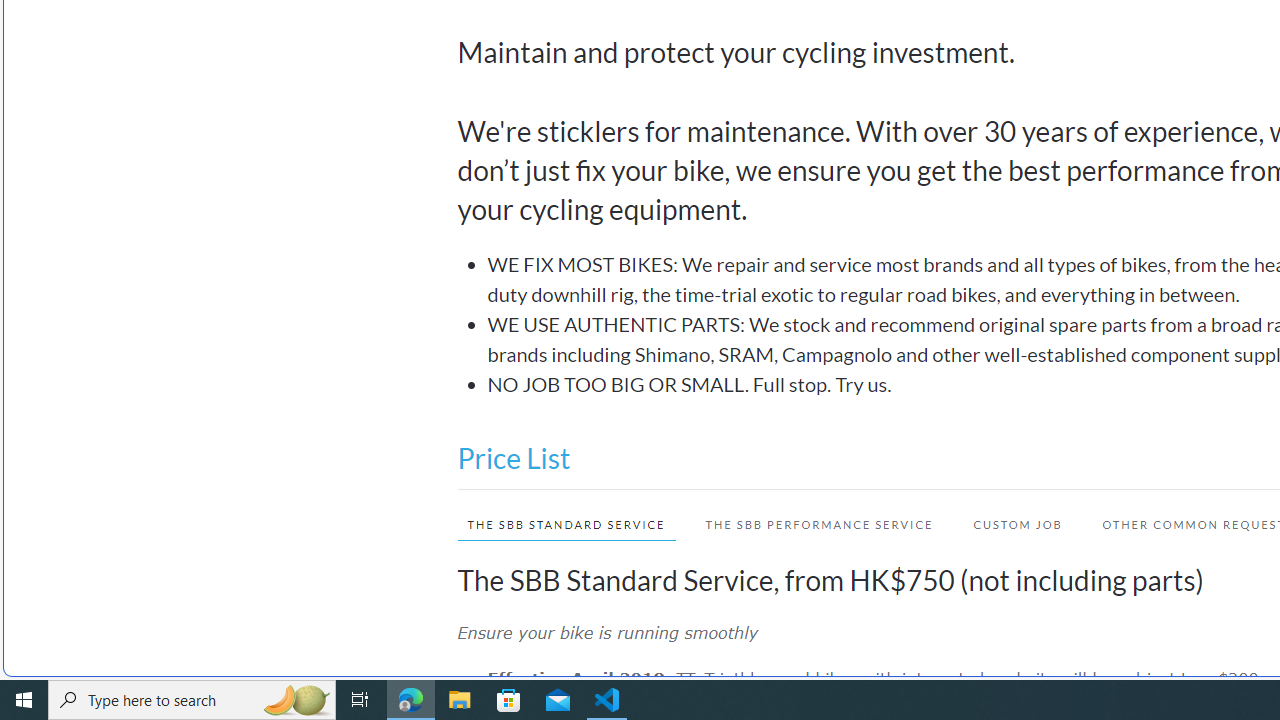  I want to click on 'THE SBB STANDARD SERVICE', so click(556, 523).